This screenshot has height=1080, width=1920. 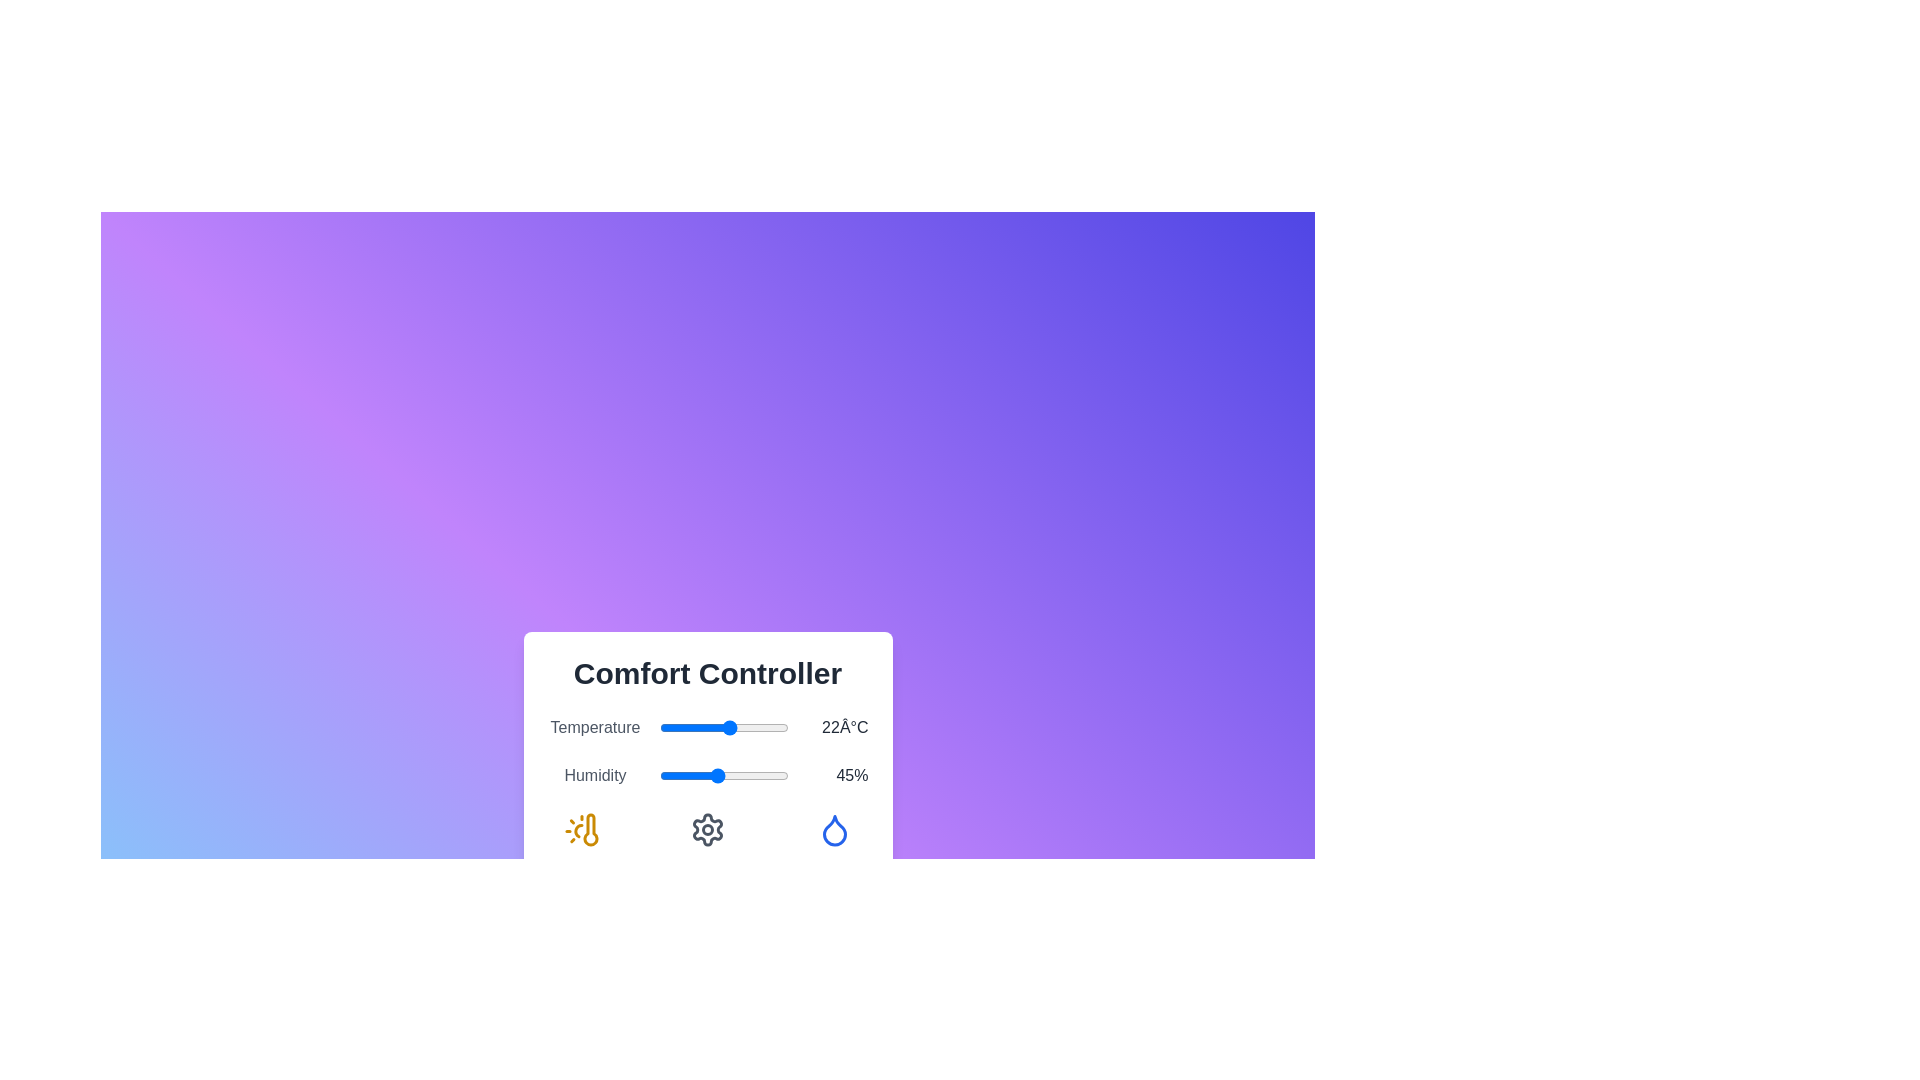 I want to click on the gear icon to open the settings, so click(x=708, y=829).